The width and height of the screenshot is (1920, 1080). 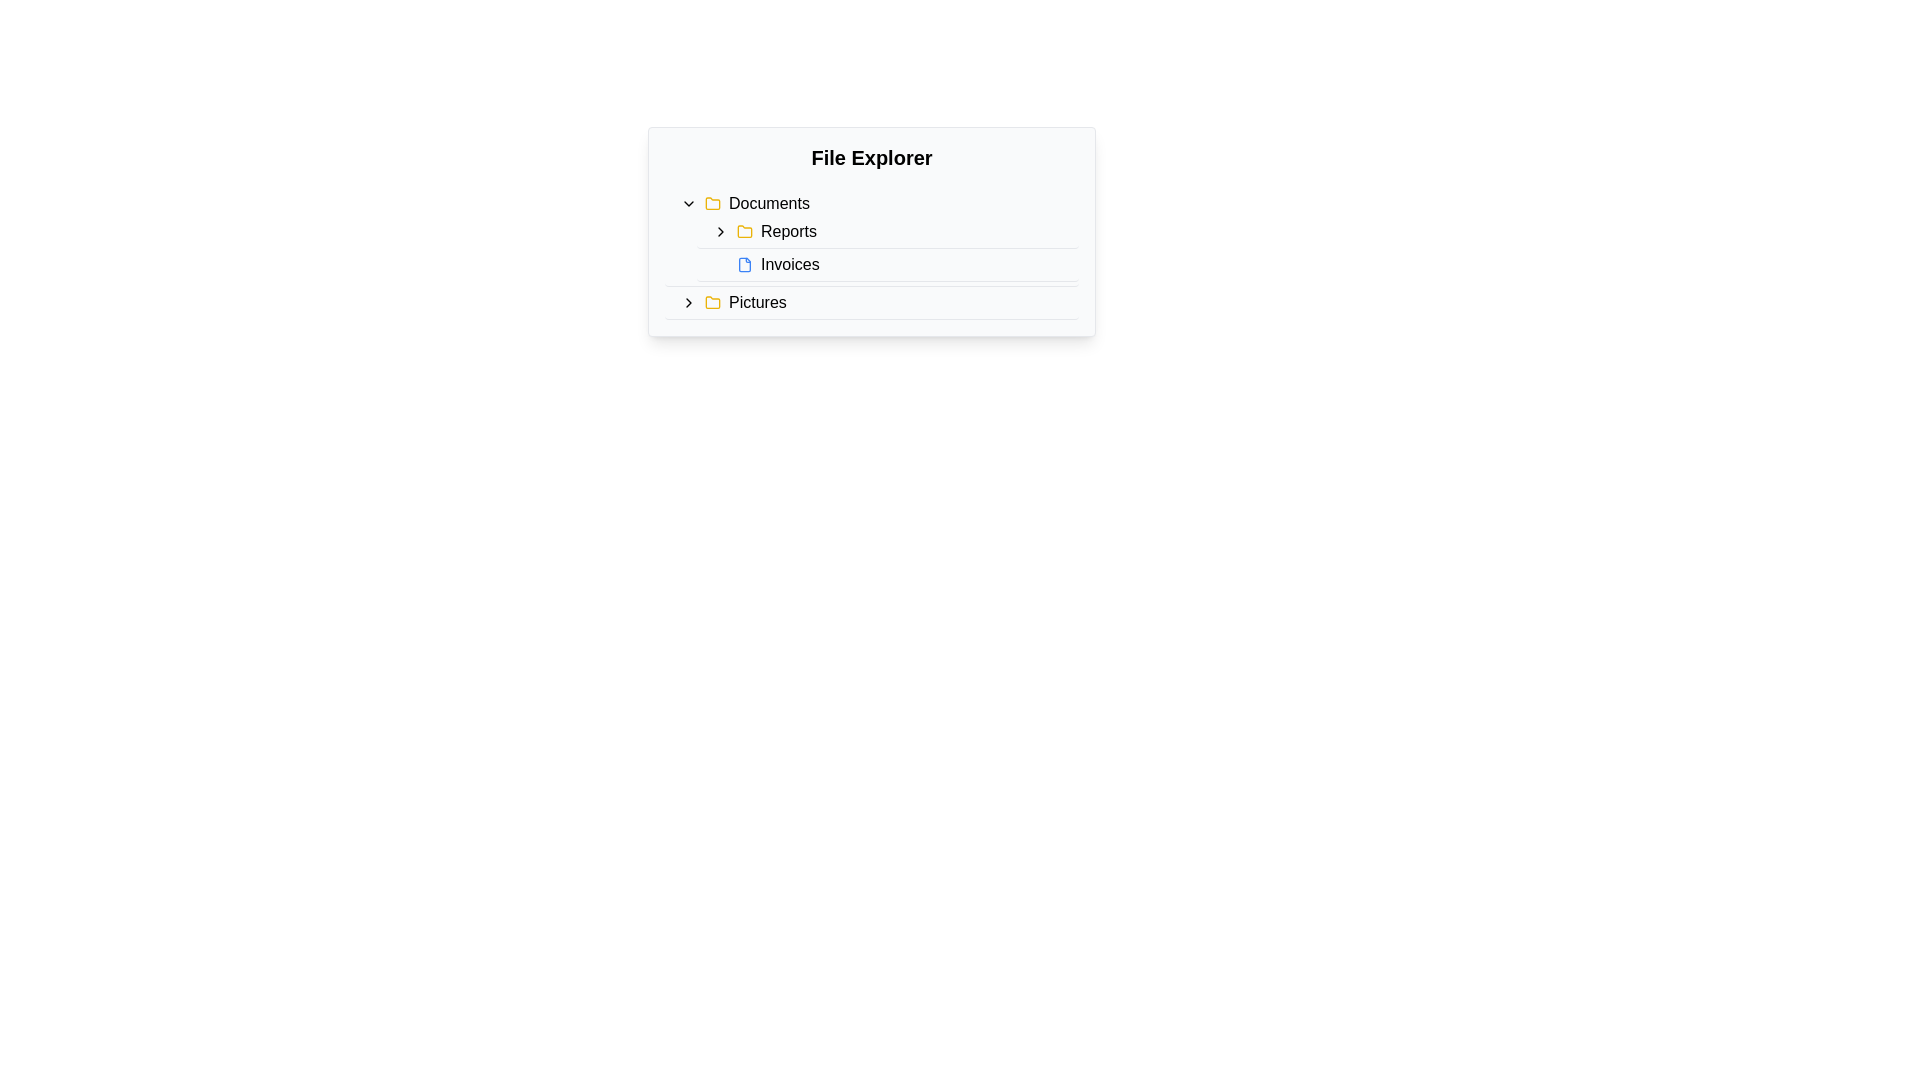 What do you see at coordinates (689, 303) in the screenshot?
I see `the icon-based button located to the left of the 'Pictures' text` at bounding box center [689, 303].